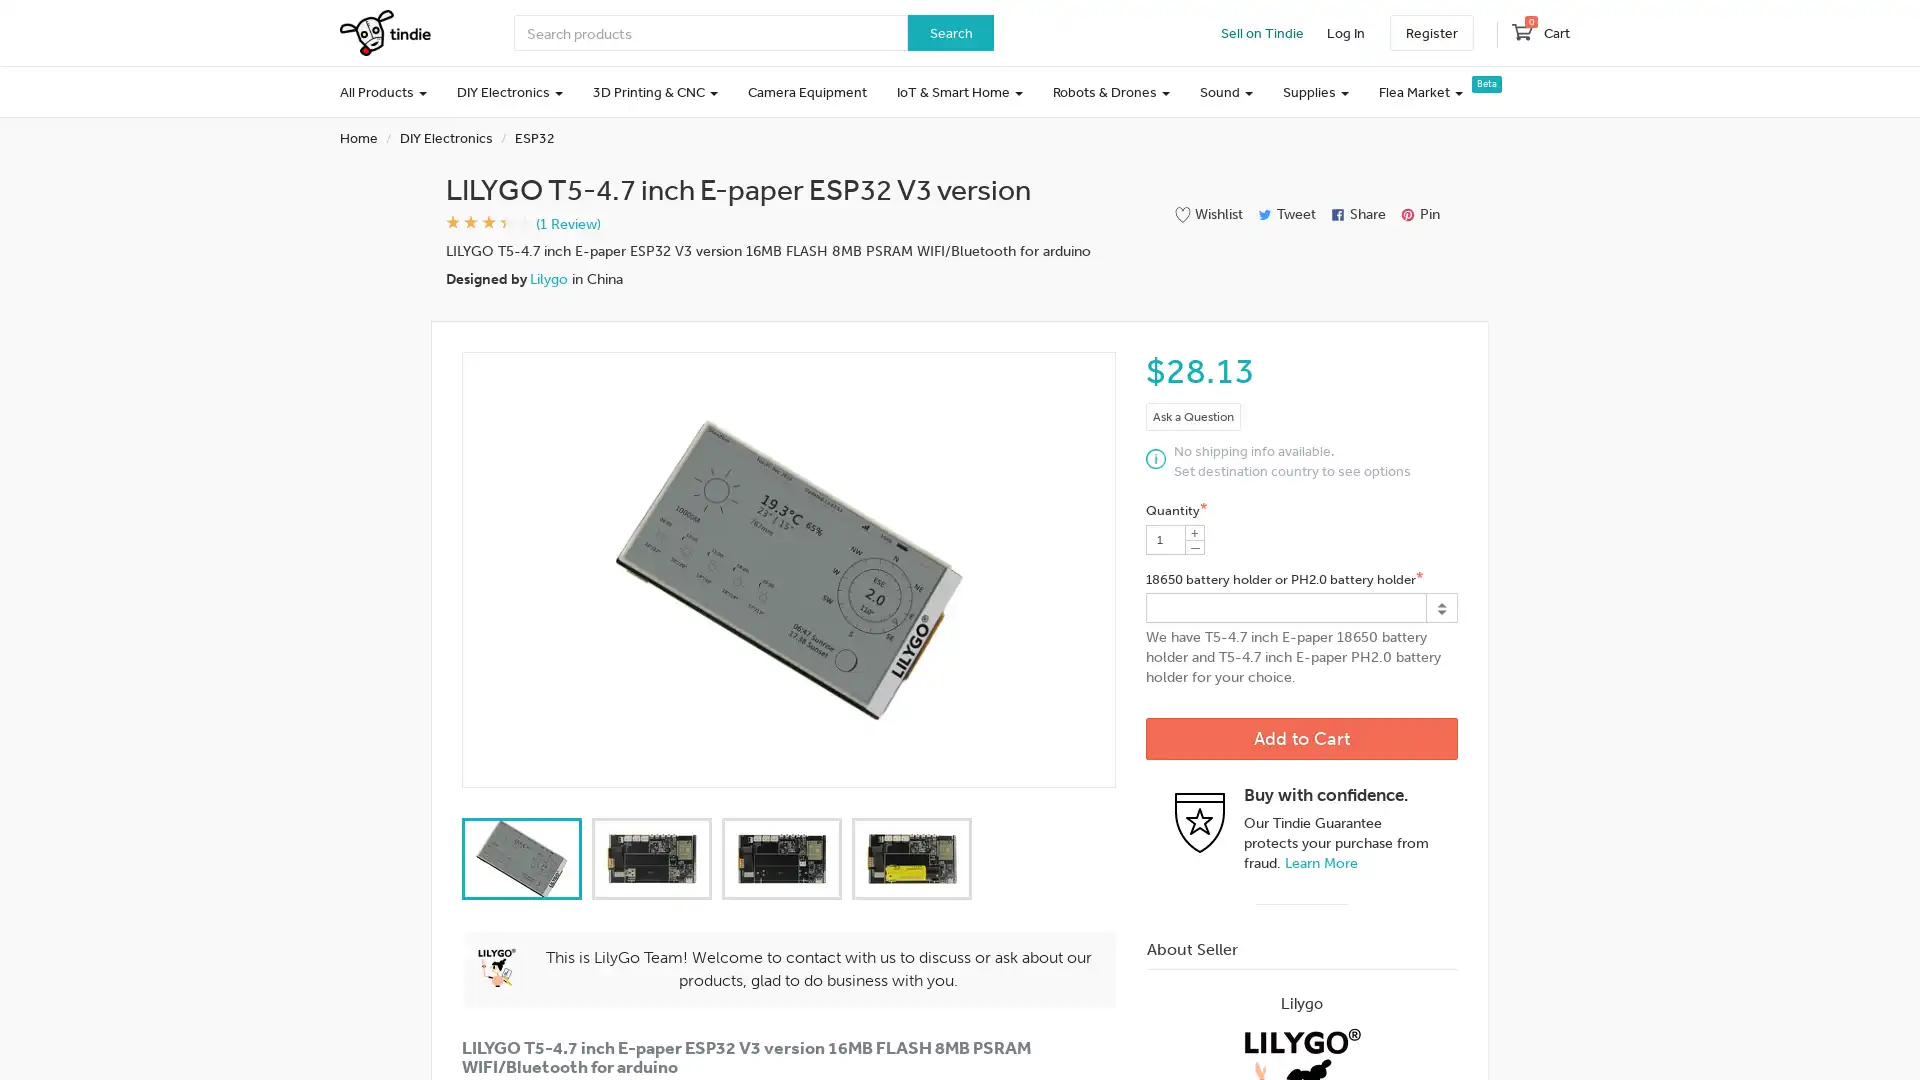  Describe the element at coordinates (949, 33) in the screenshot. I see `Search` at that location.